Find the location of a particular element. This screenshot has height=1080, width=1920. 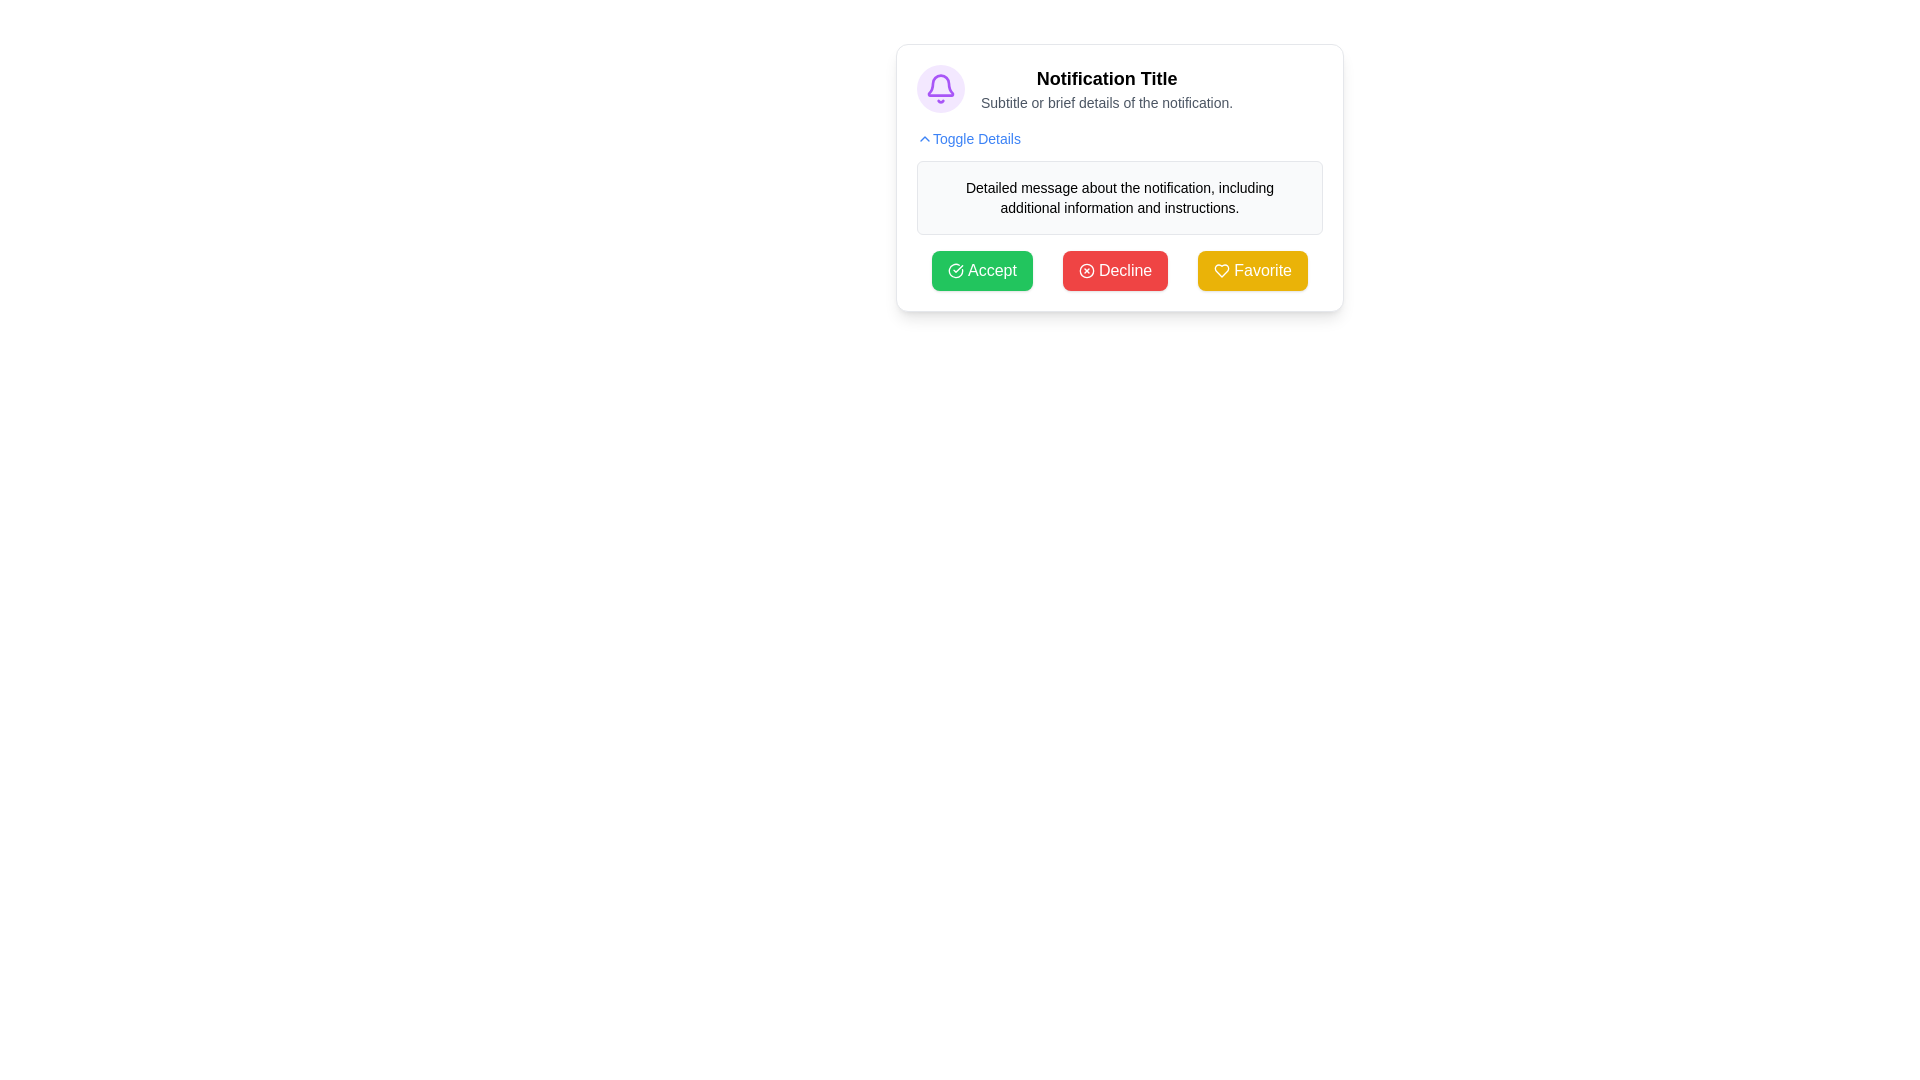

title 'Notification Title' and subtitle 'Subtitle or brief details of the notification.' from the notification element containing a purple bell icon is located at coordinates (1118, 87).